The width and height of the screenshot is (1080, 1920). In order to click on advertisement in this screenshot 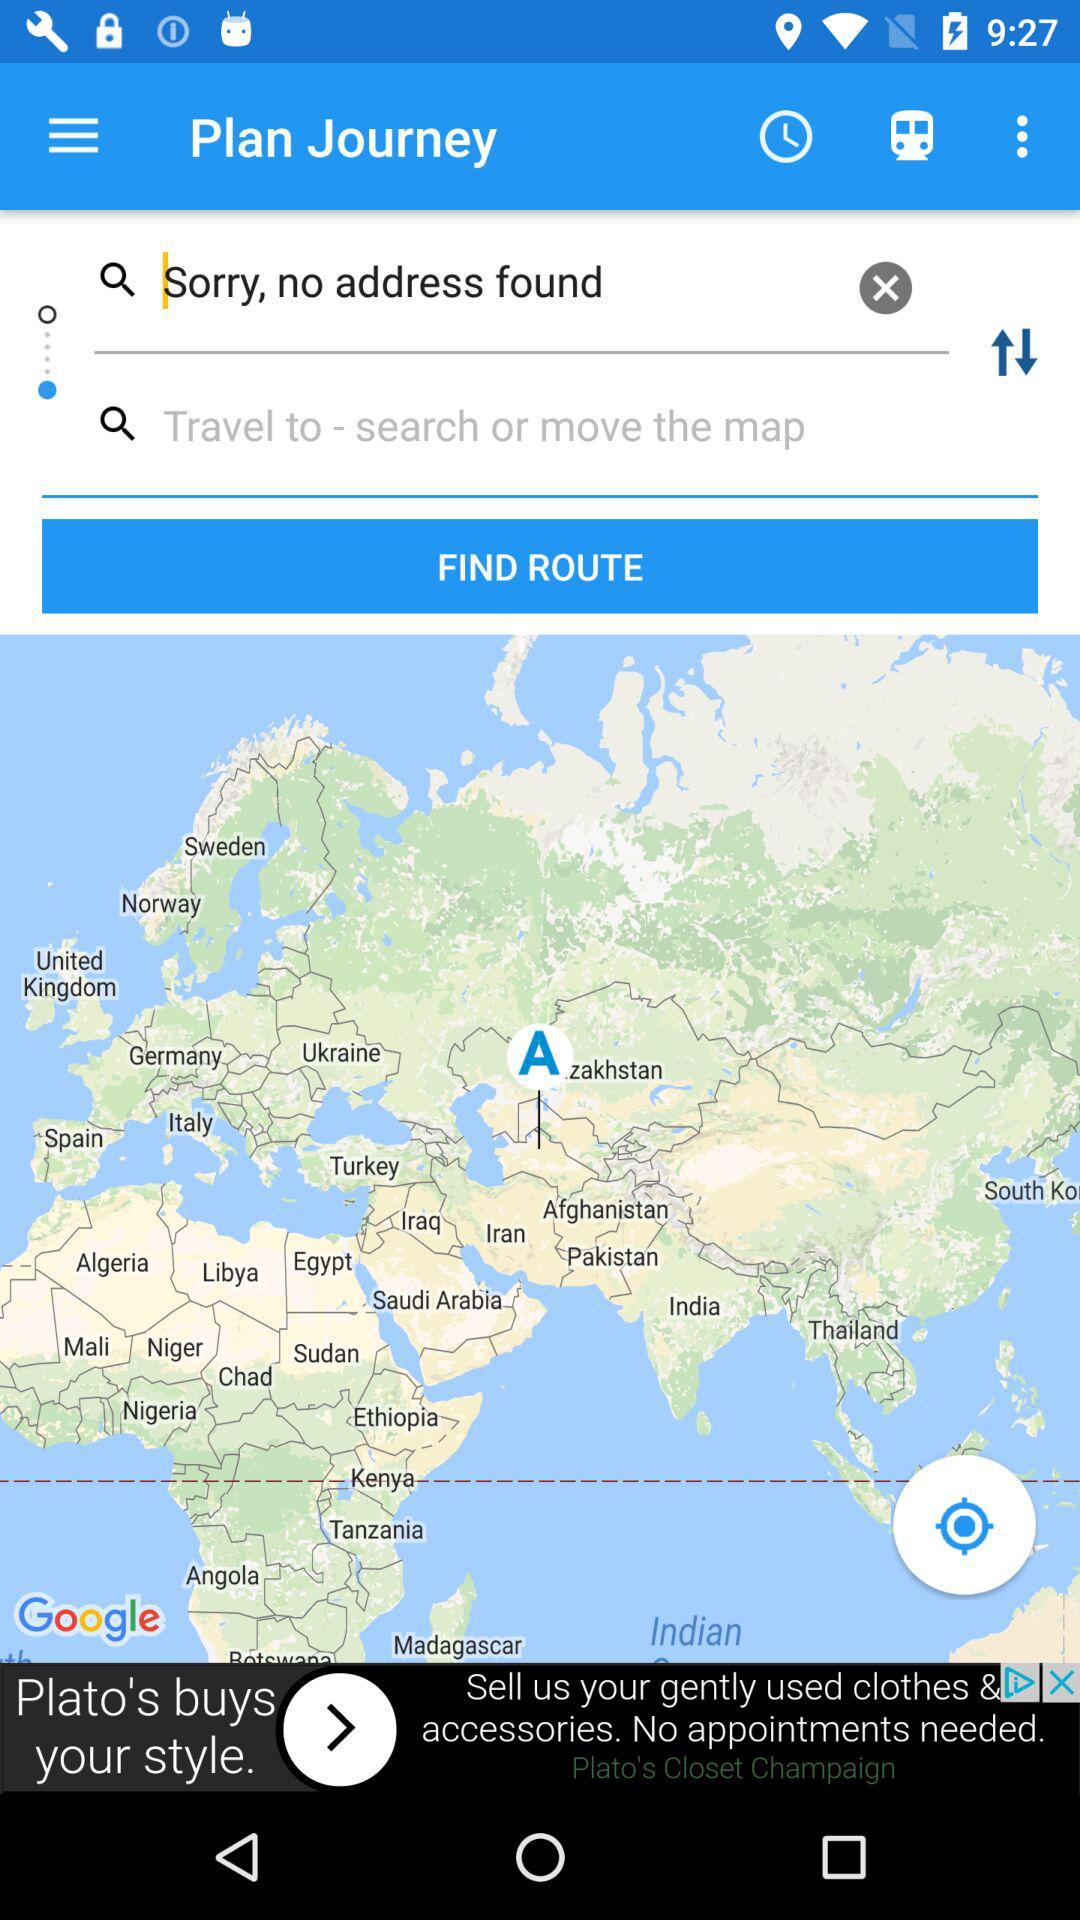, I will do `click(540, 1727)`.